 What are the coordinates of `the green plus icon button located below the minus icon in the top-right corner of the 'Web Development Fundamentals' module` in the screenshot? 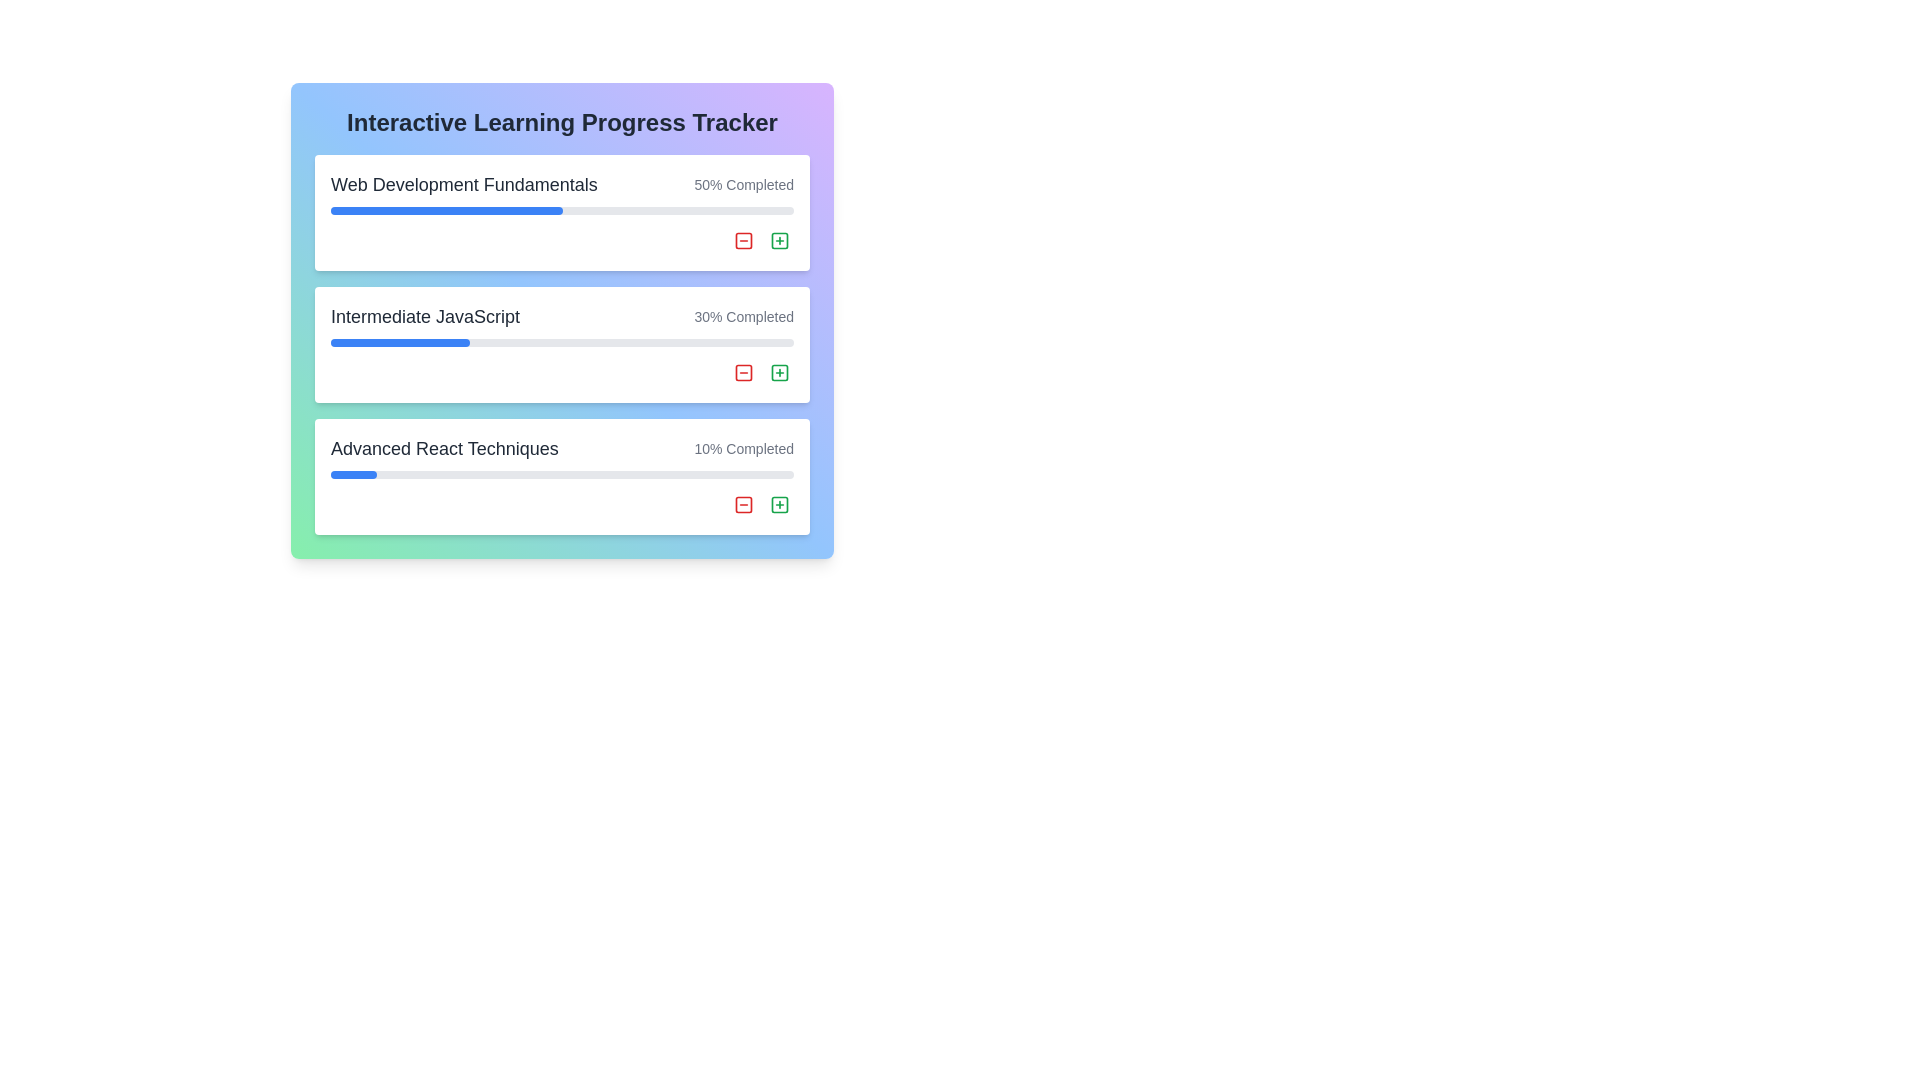 It's located at (778, 239).